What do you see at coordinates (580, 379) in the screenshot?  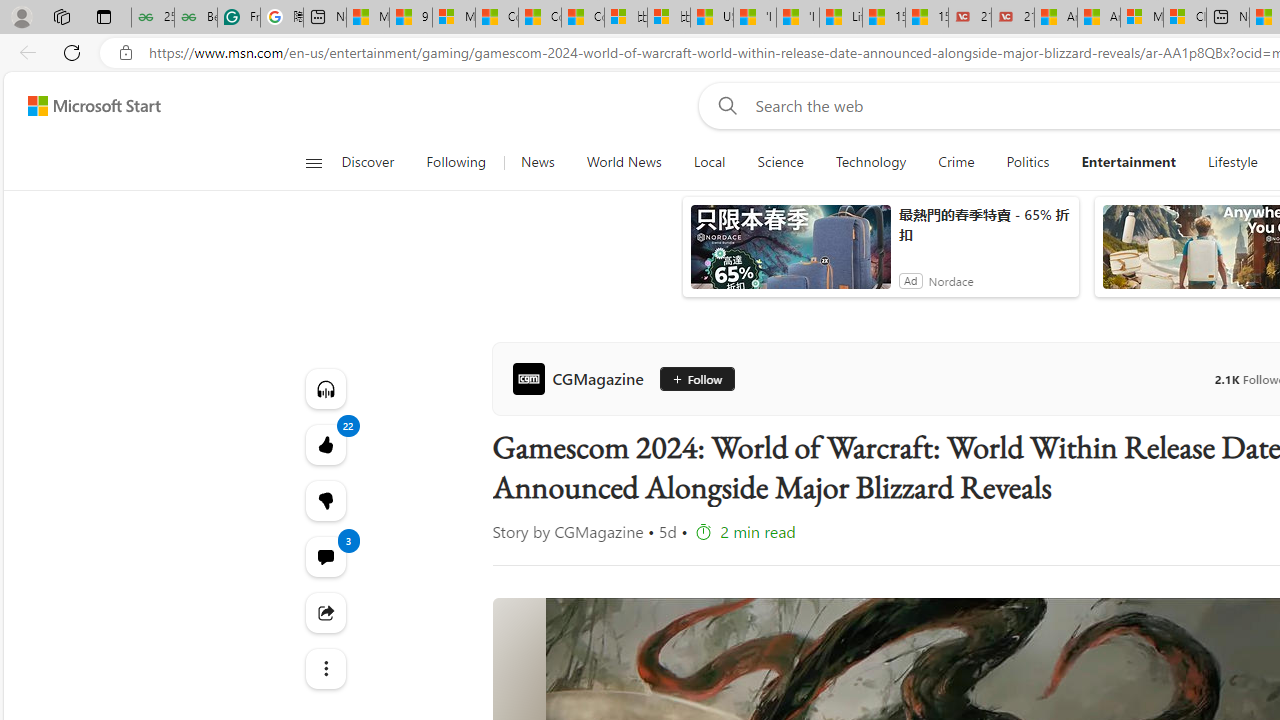 I see `'CGMagazine'` at bounding box center [580, 379].